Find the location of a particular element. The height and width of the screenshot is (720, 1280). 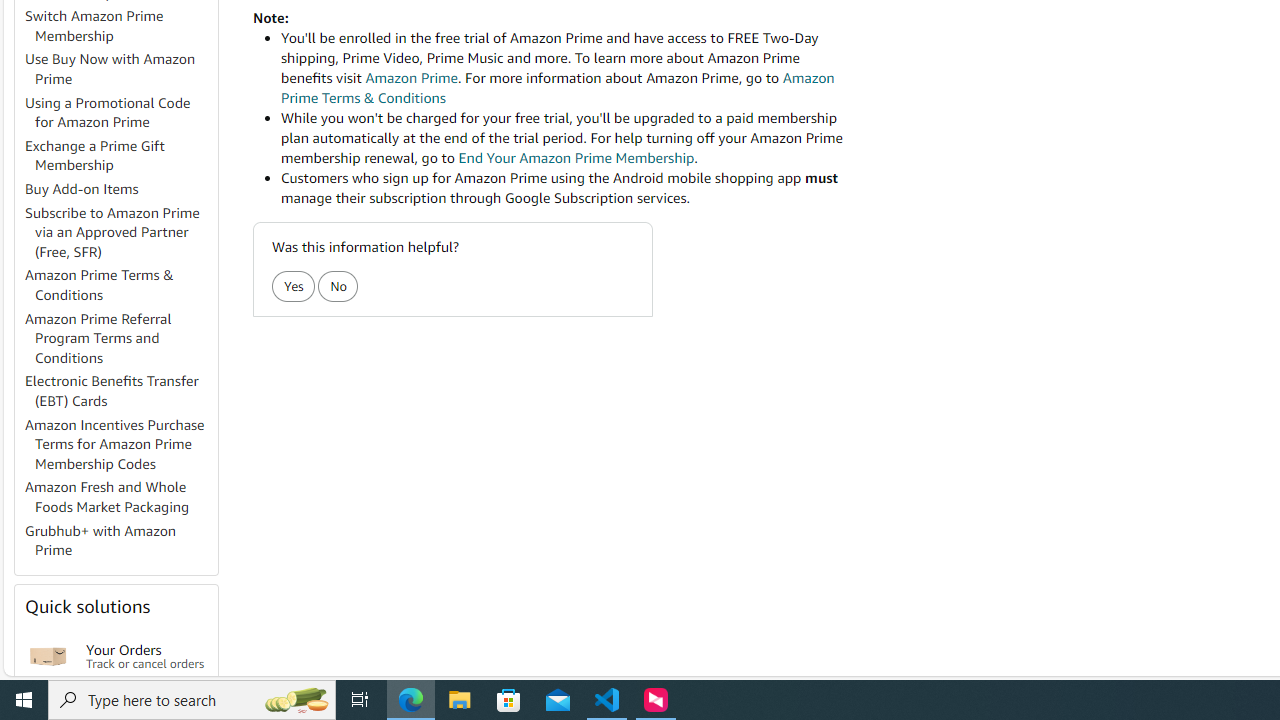

'No' is located at coordinates (338, 286).